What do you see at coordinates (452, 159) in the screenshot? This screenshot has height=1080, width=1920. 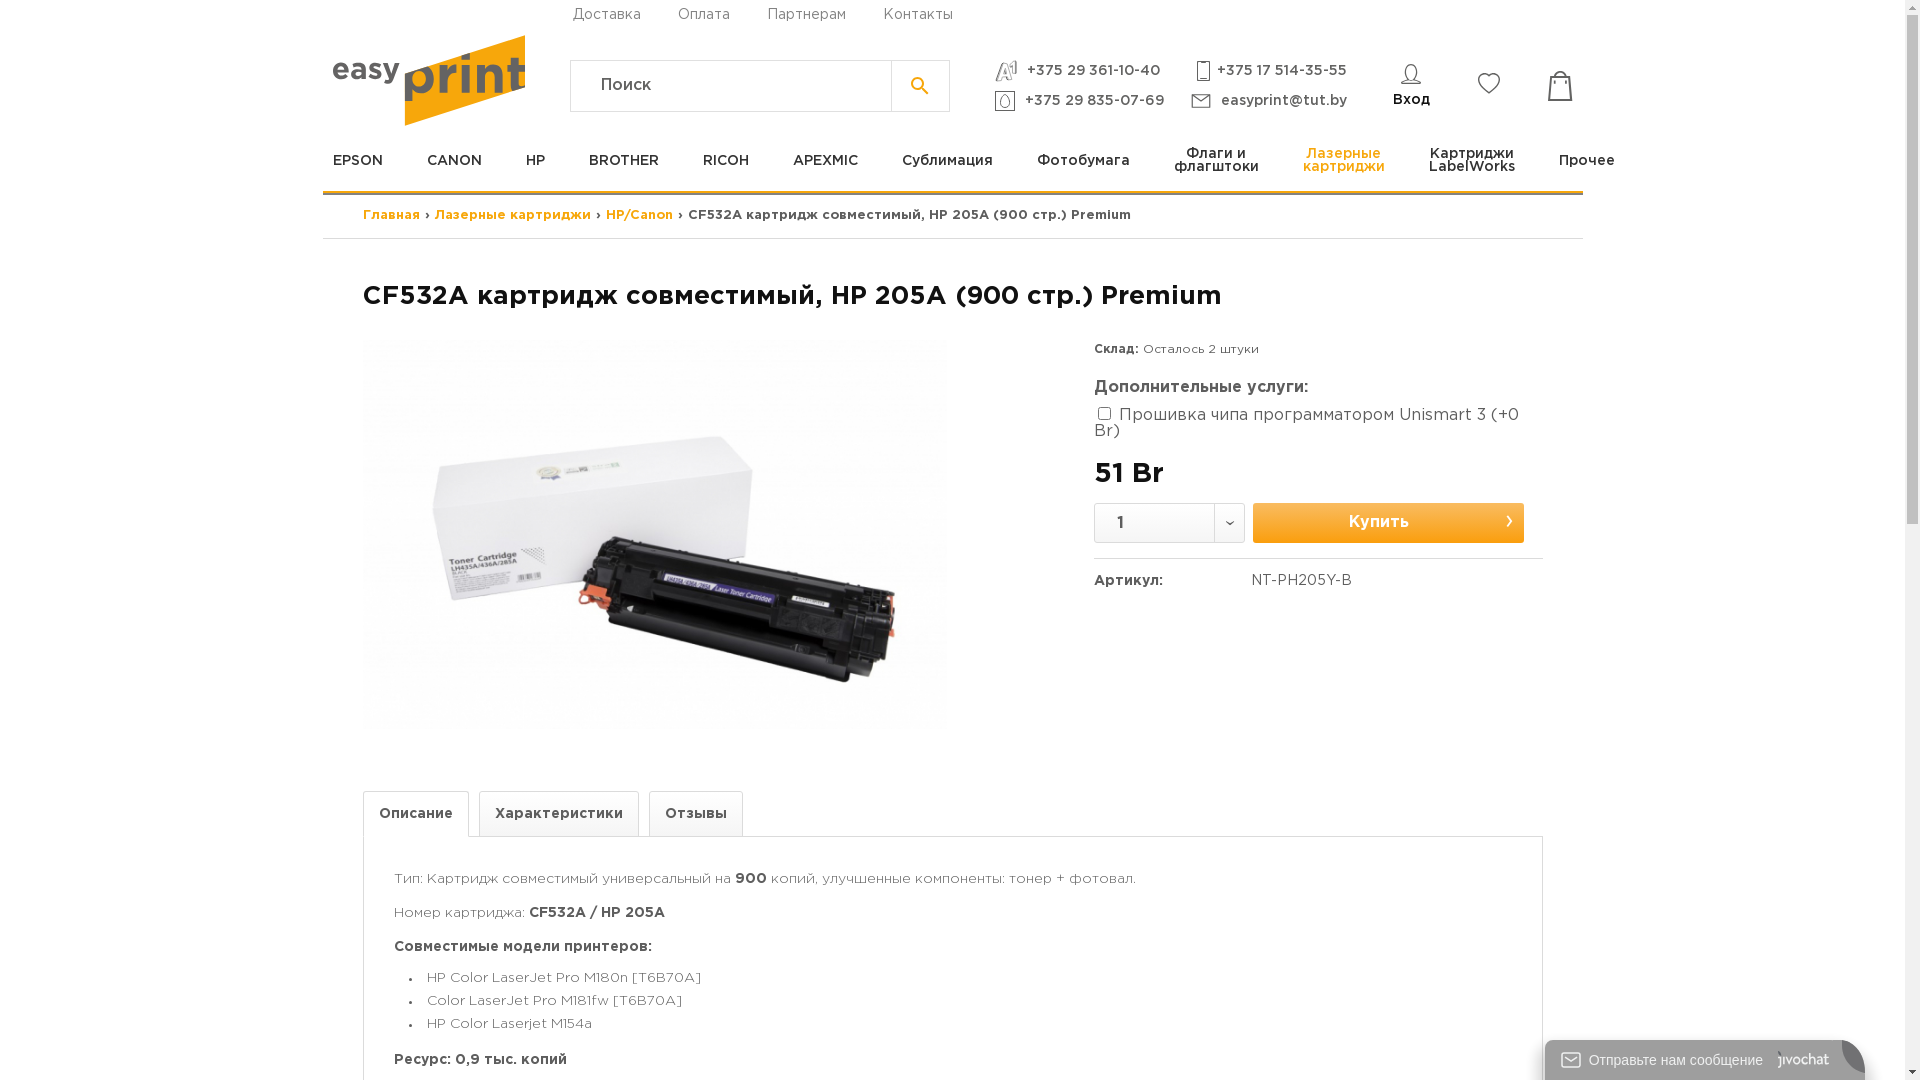 I see `'CANON'` at bounding box center [452, 159].